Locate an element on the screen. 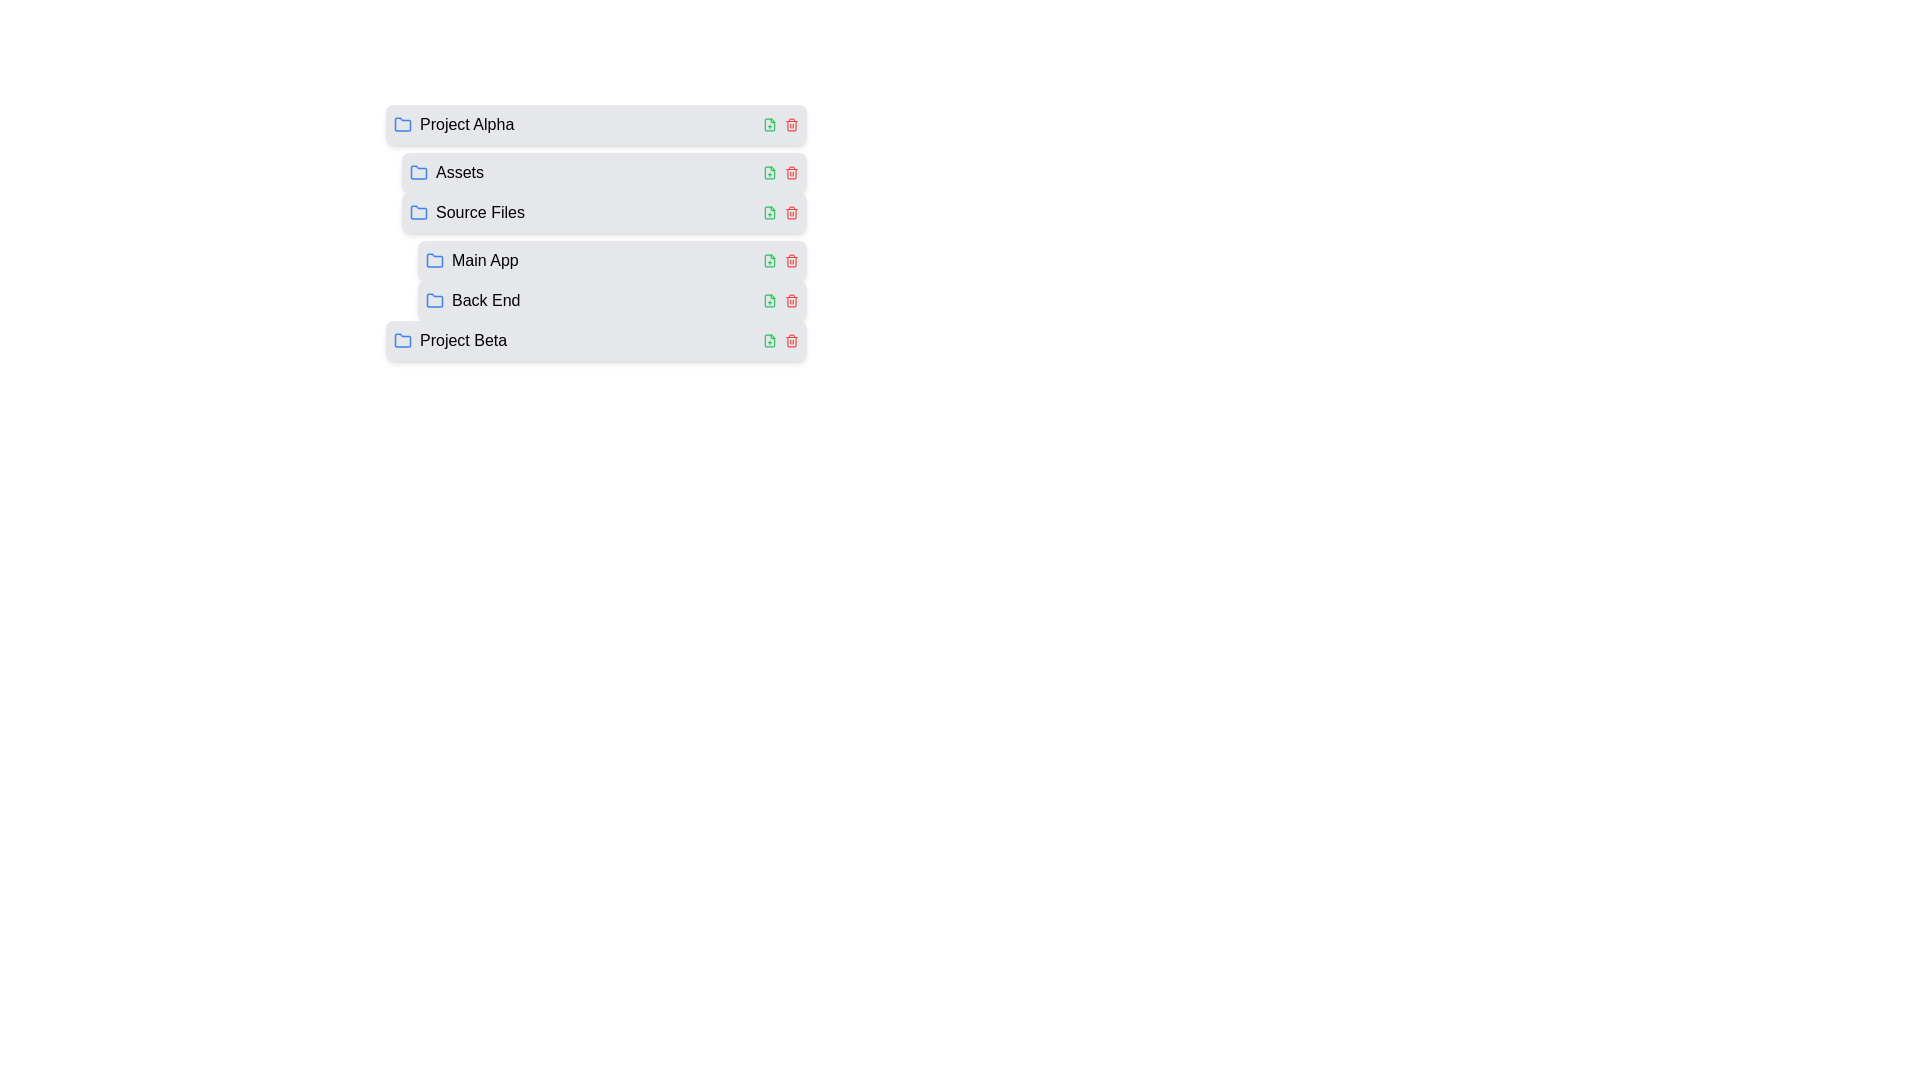  the folder icon, which has a blue outline and rounded corners, located to the left of the 'Assets' text label, to interpret its visual representation is located at coordinates (417, 172).